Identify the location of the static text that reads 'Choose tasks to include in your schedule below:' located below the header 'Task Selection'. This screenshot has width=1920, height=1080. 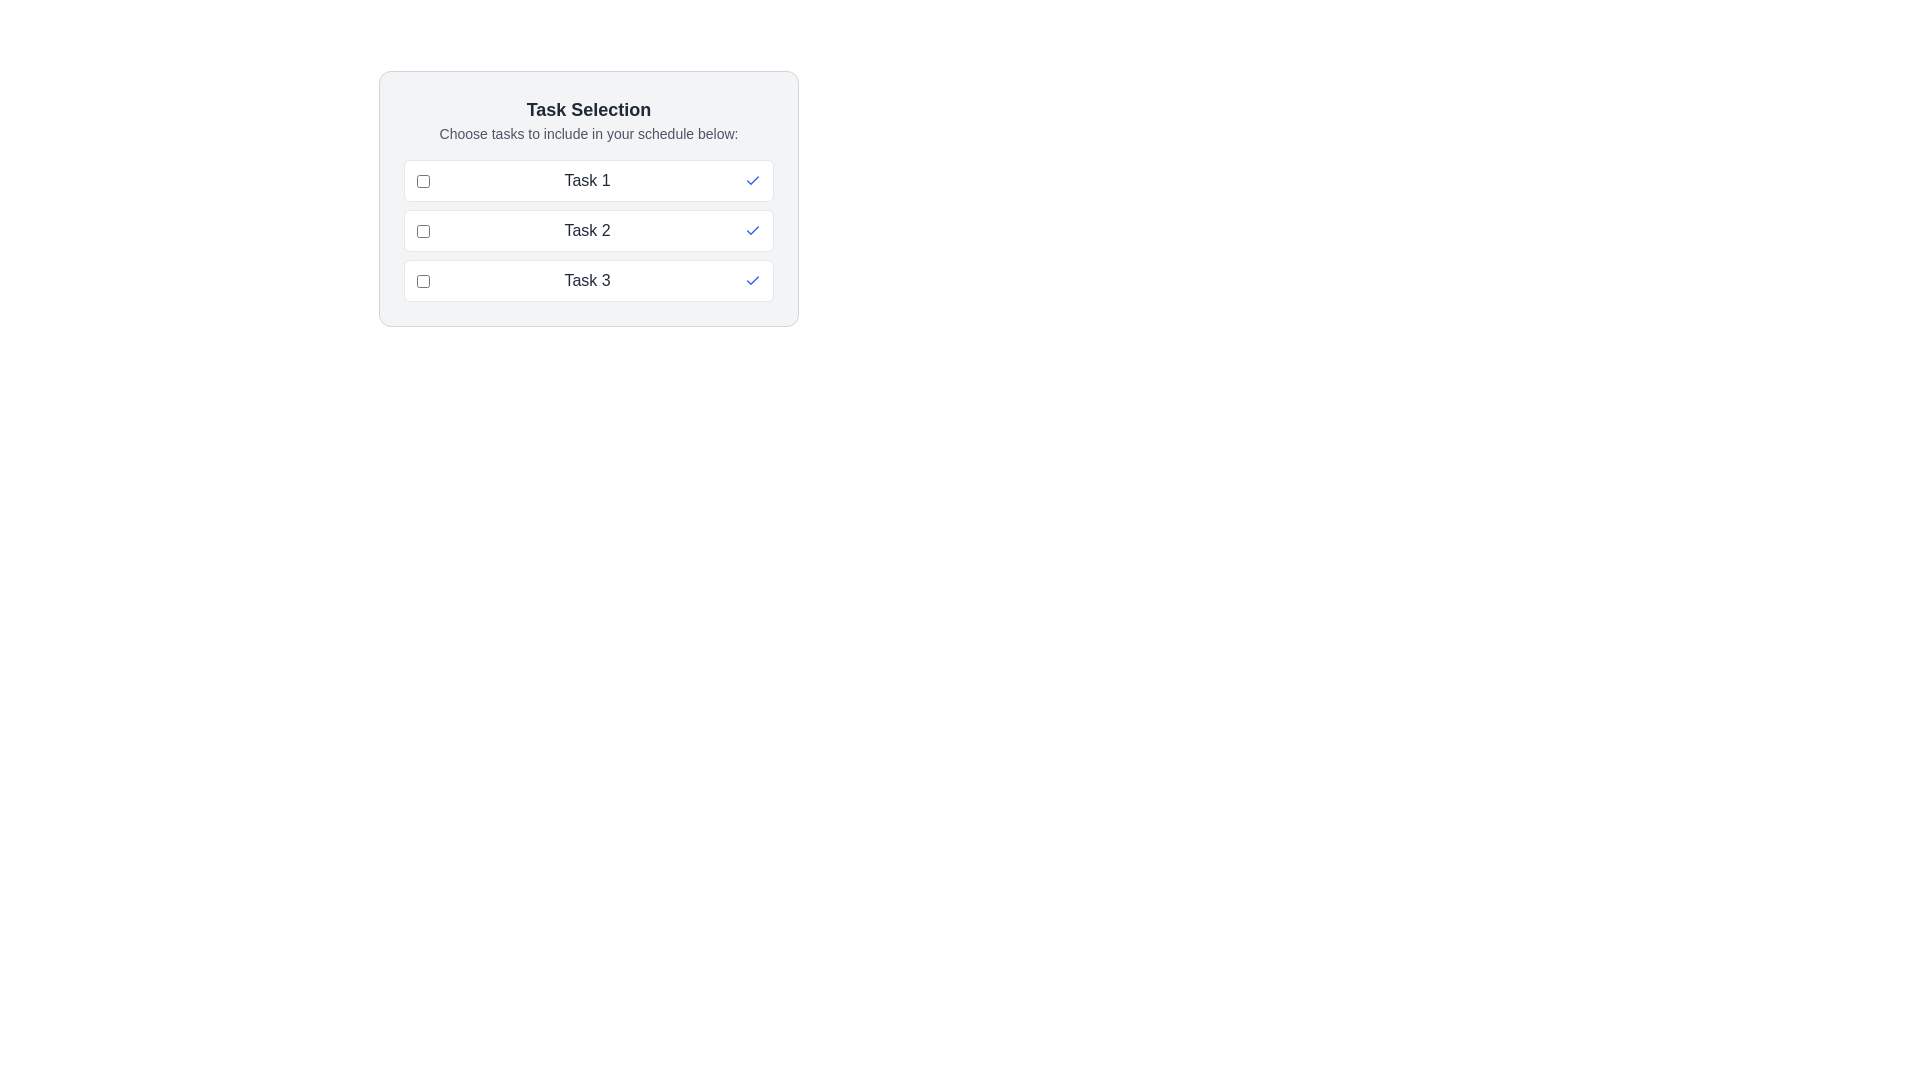
(588, 134).